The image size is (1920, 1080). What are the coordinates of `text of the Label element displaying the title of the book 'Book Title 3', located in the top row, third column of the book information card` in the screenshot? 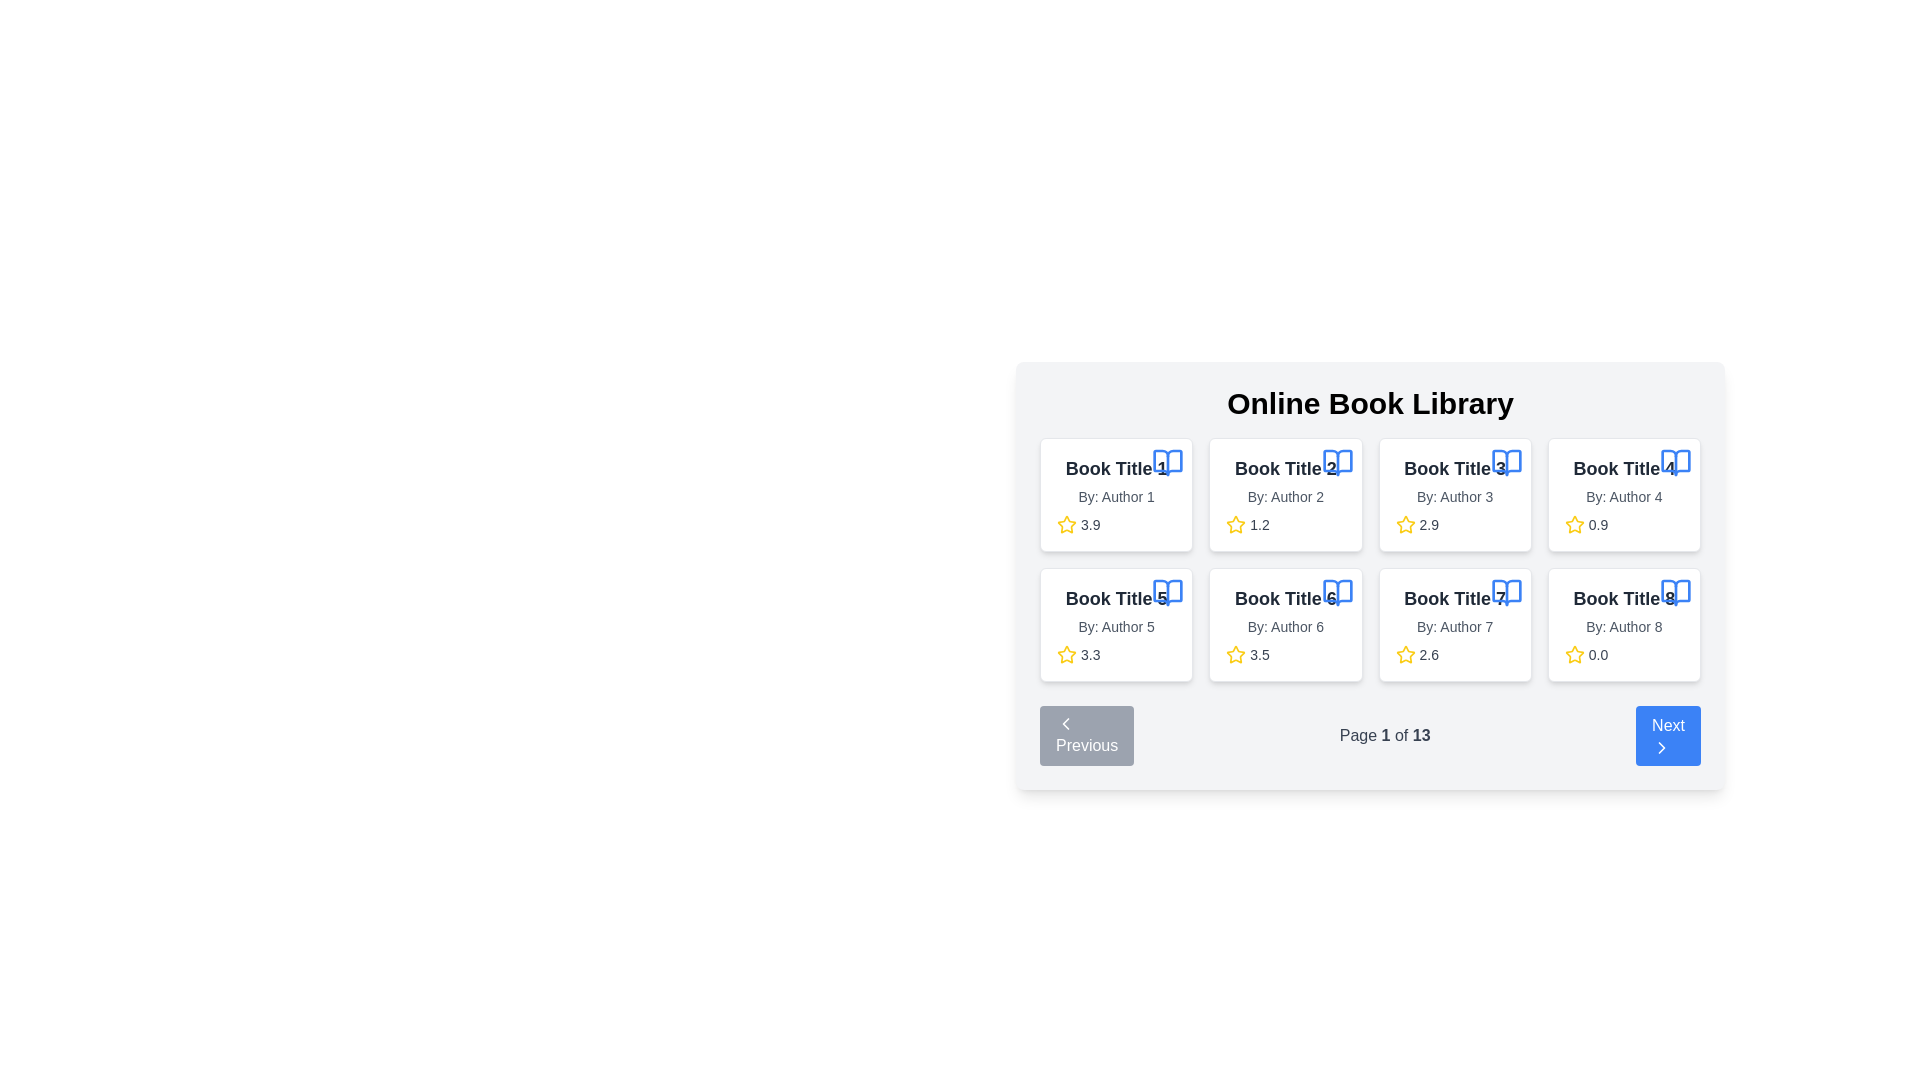 It's located at (1455, 469).